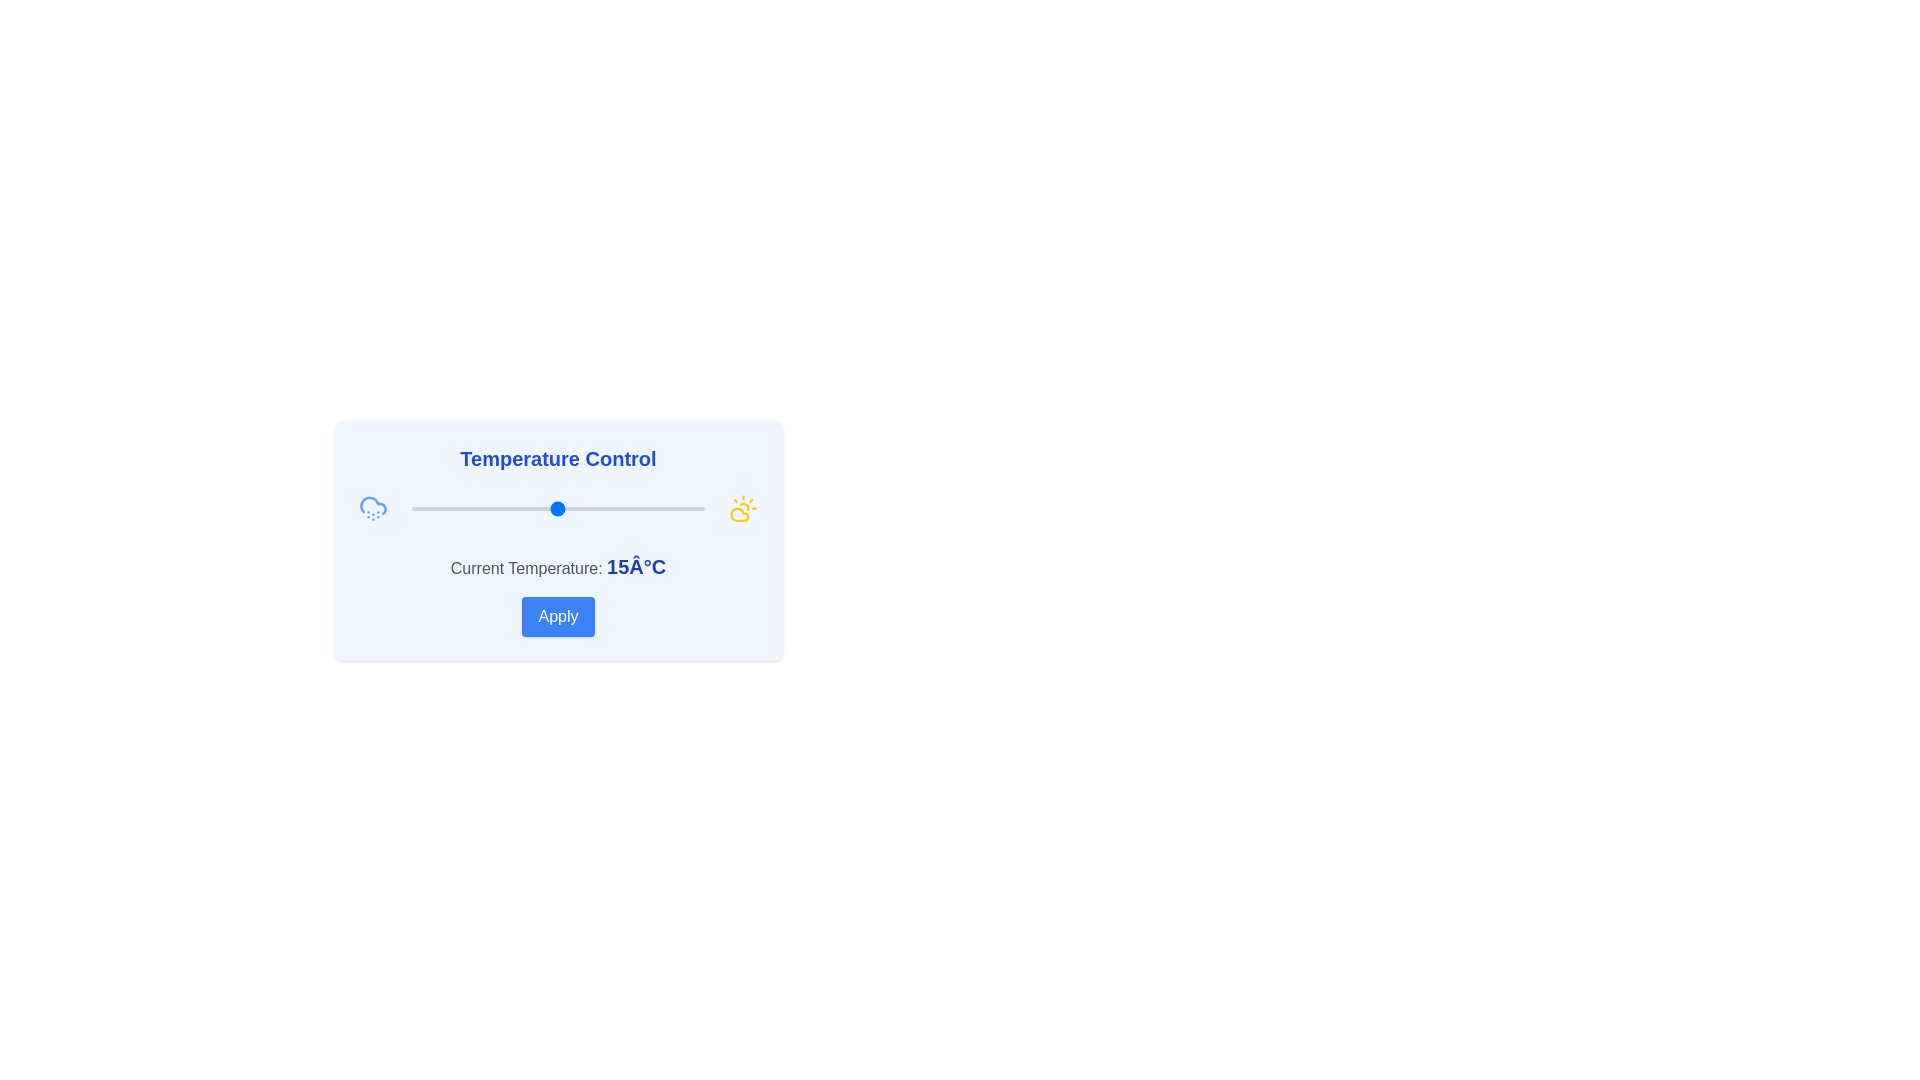  Describe the element at coordinates (440, 508) in the screenshot. I see `the temperature to -5°C using the slider` at that location.